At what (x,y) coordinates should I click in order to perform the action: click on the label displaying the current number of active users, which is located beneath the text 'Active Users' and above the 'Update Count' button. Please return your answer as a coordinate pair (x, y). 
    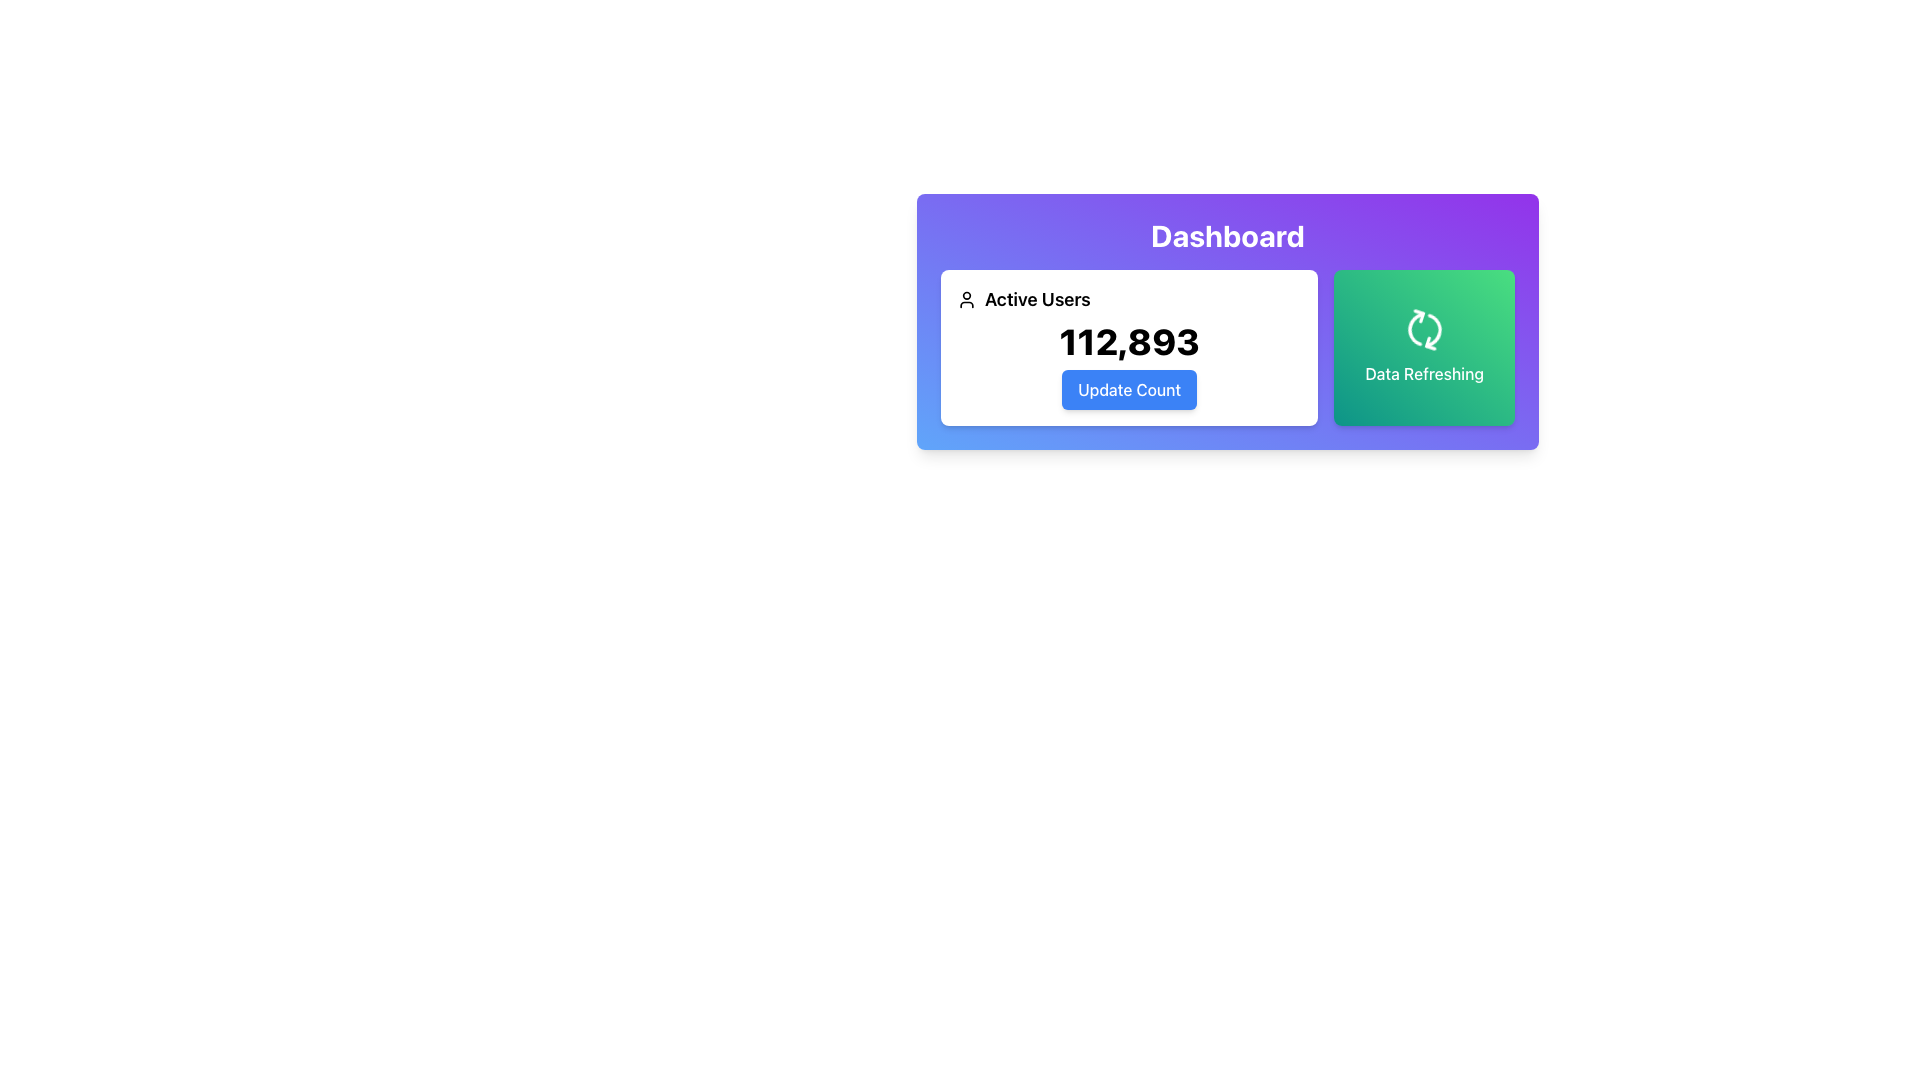
    Looking at the image, I should click on (1129, 341).